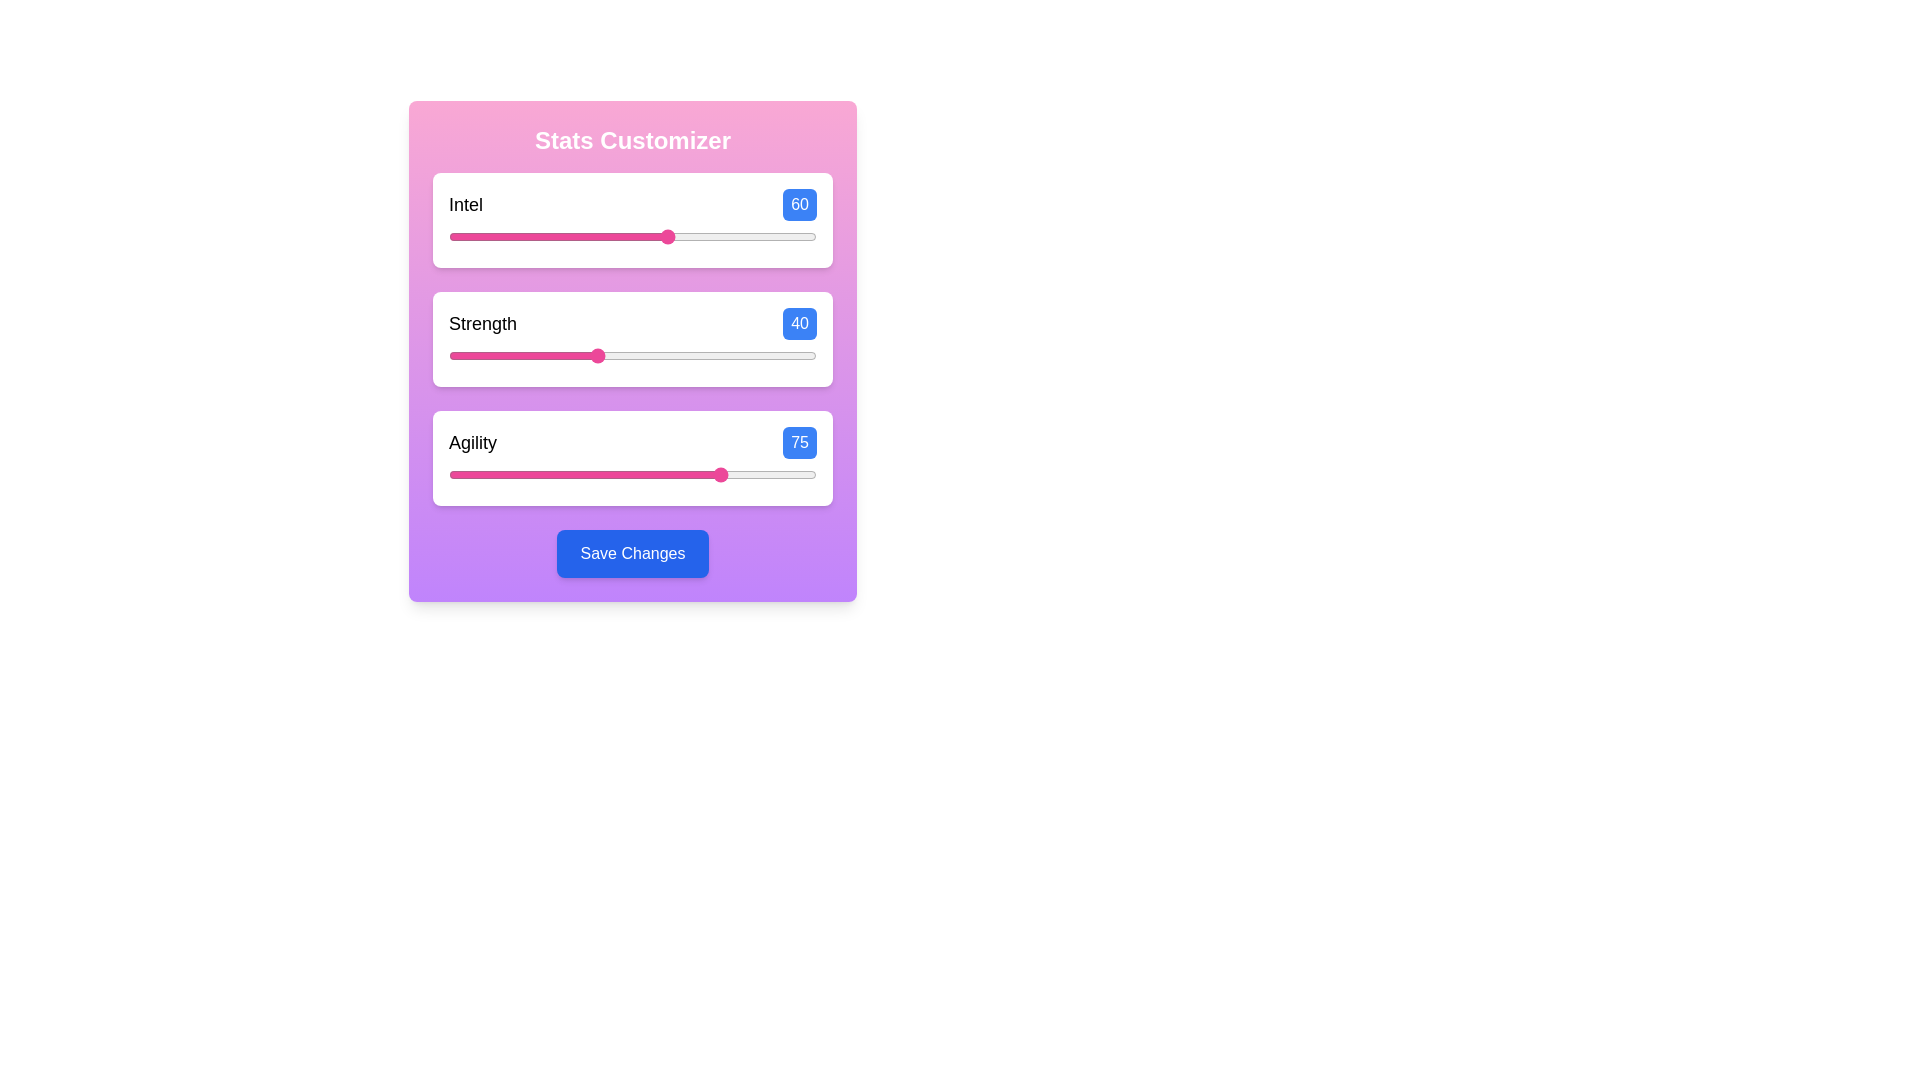  What do you see at coordinates (632, 354) in the screenshot?
I see `the Range Slider element located in the middle panel under the 'Strength' label, which adjusts the value from 0 to 100 and is adjacent to the blue-bordered box displaying '40'` at bounding box center [632, 354].